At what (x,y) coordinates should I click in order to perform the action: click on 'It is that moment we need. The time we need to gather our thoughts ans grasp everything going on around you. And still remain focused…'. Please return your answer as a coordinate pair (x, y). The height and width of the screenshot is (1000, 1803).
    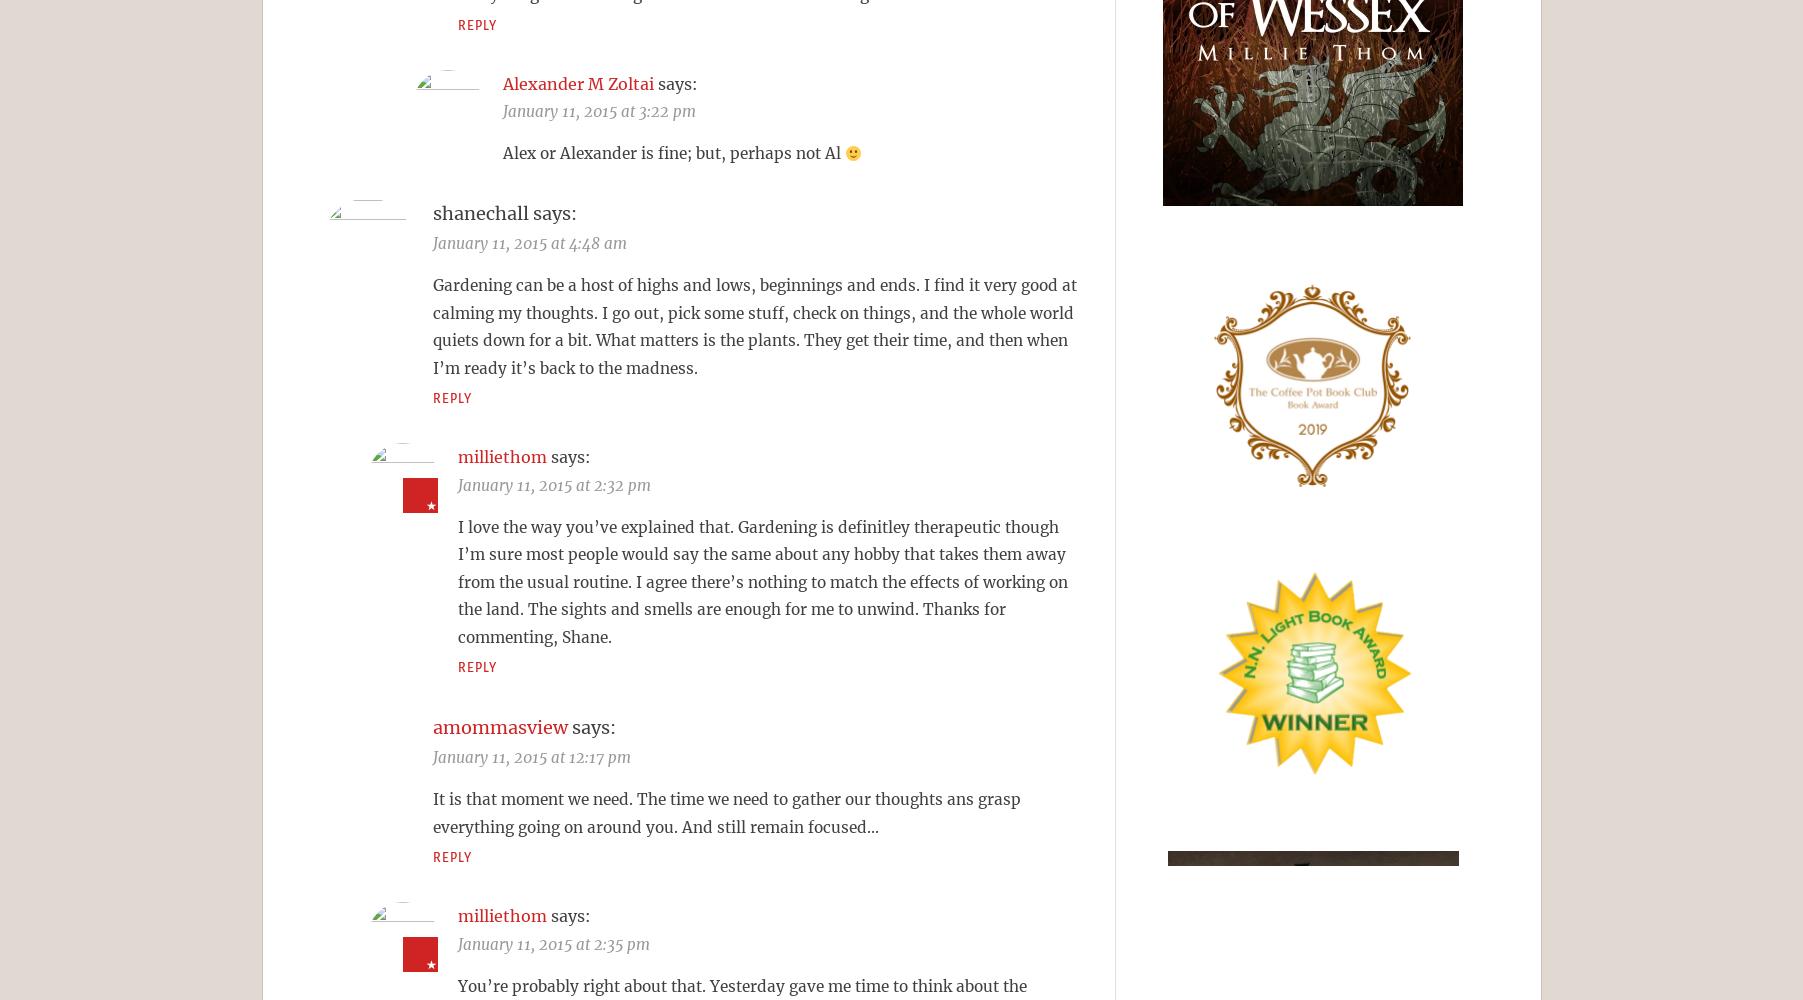
    Looking at the image, I should click on (725, 812).